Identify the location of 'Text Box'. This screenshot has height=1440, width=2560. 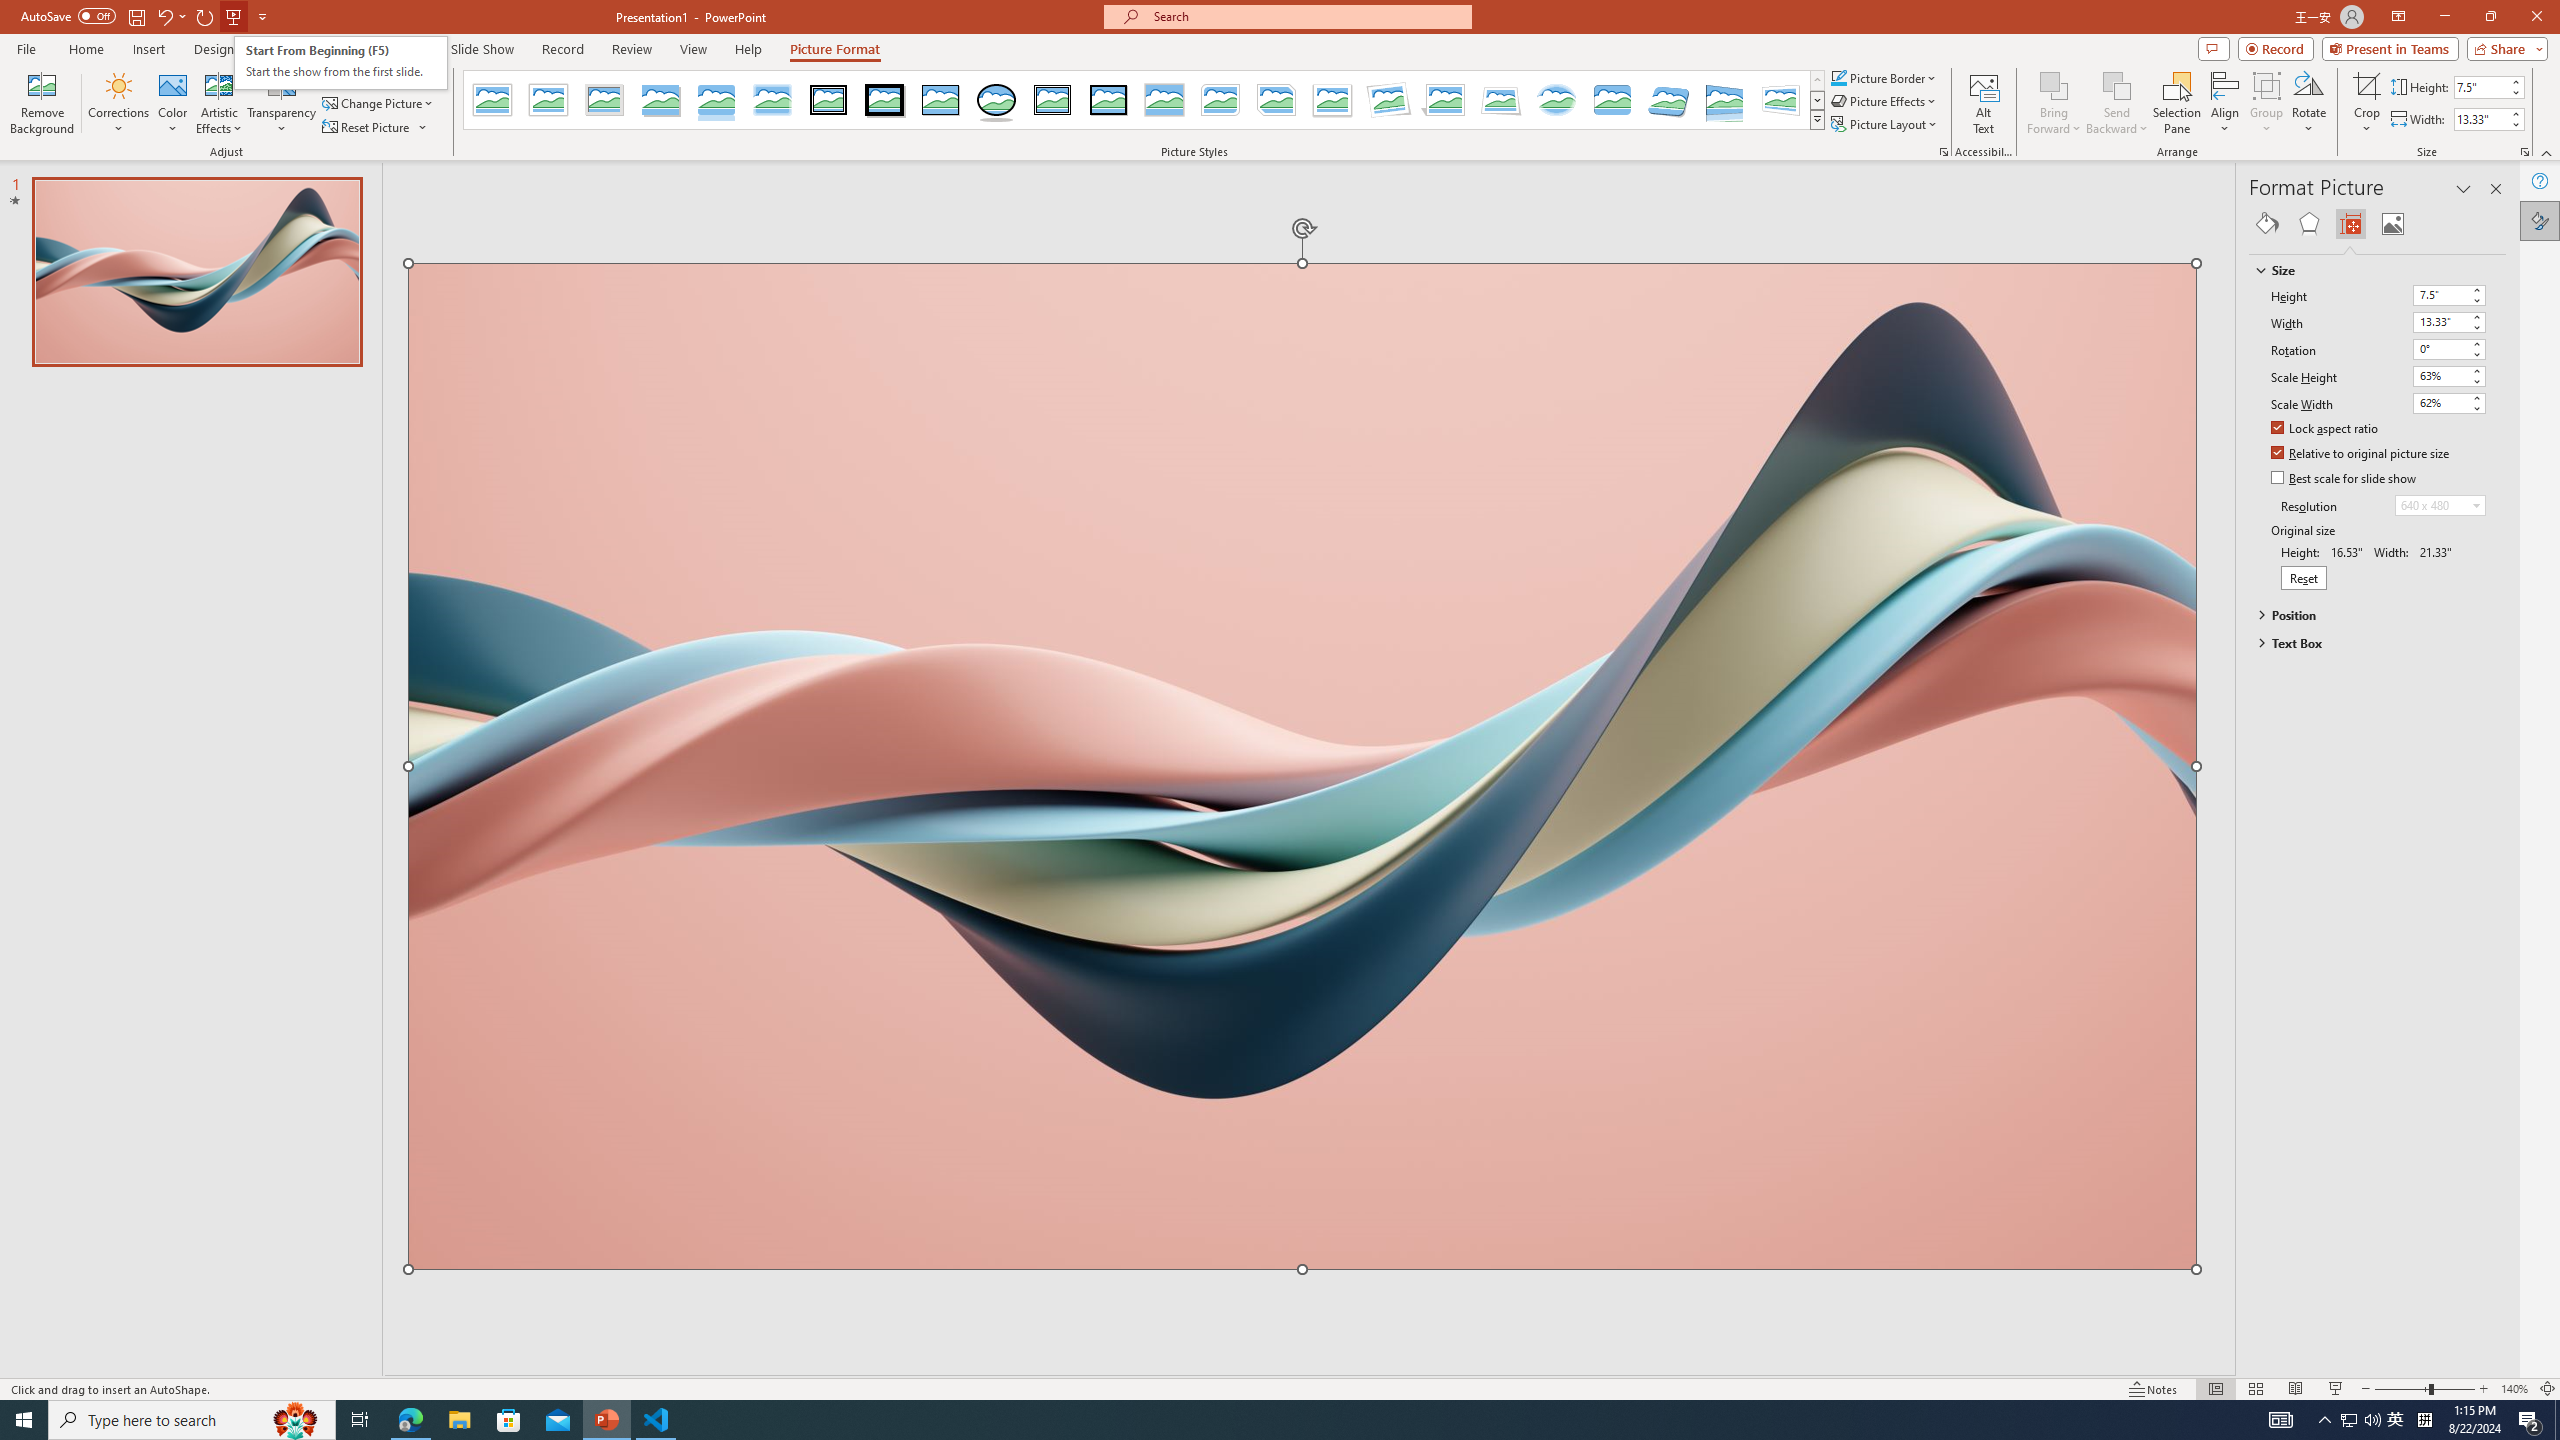
(2368, 642).